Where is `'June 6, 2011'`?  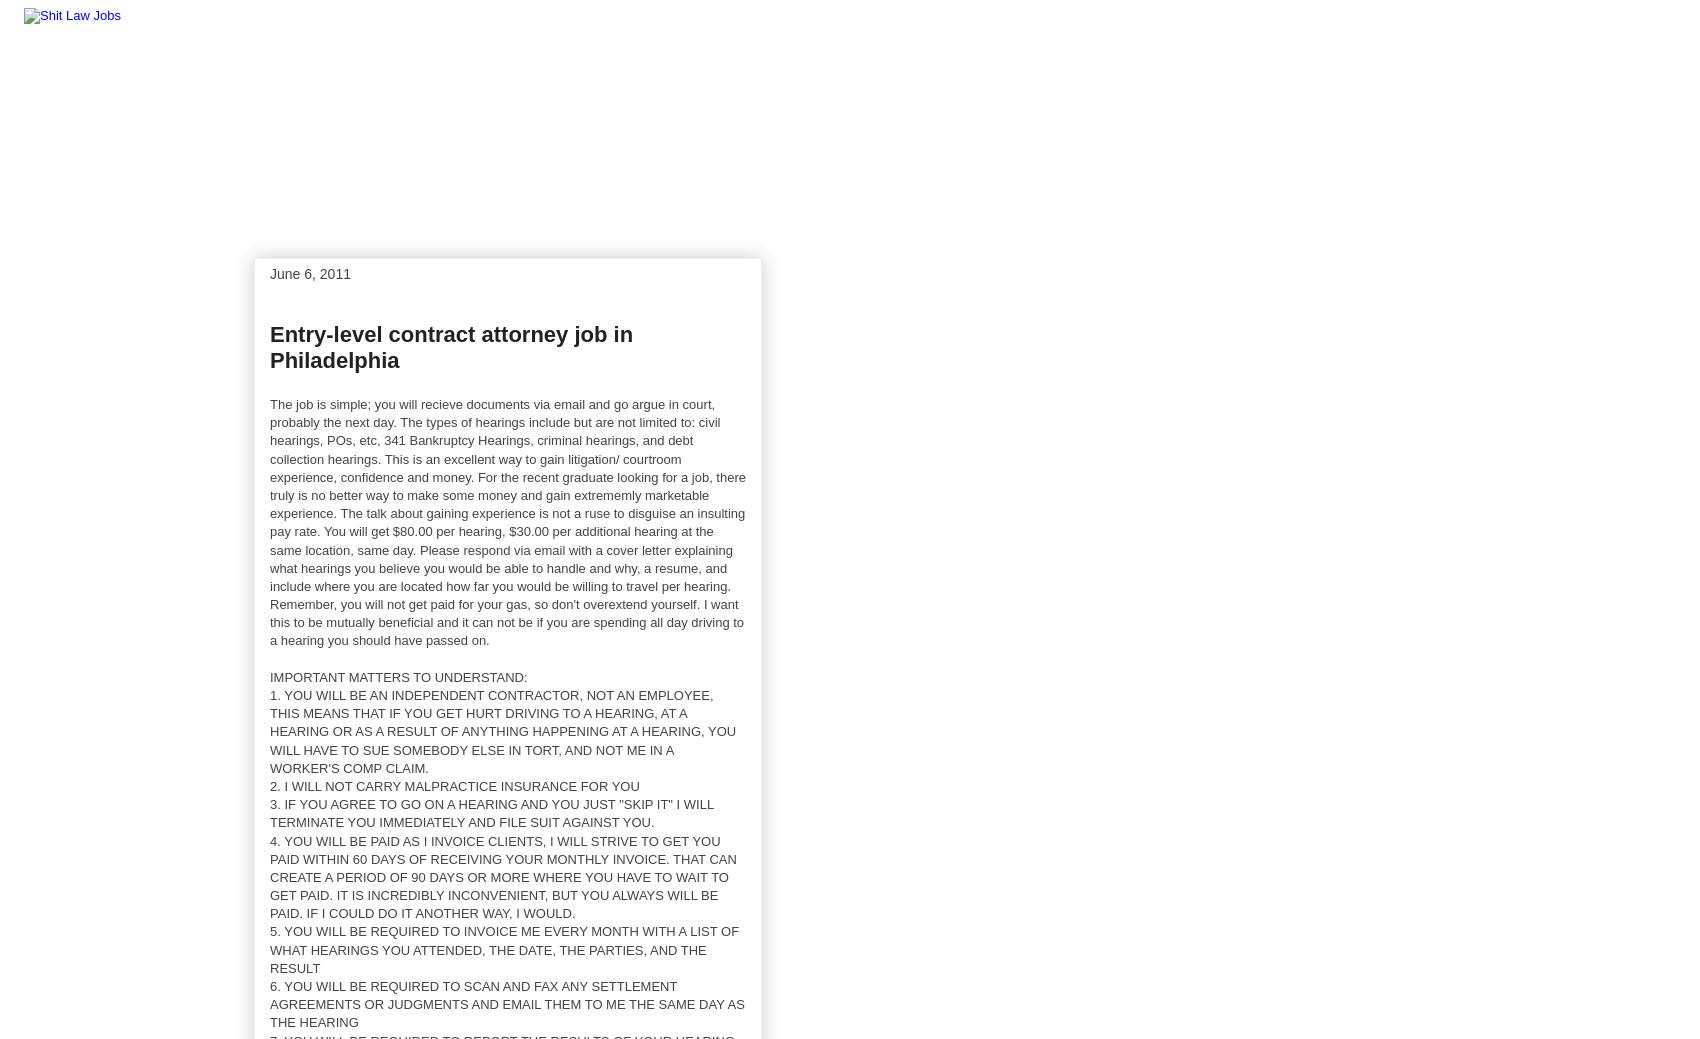
'June 6, 2011' is located at coordinates (269, 273).